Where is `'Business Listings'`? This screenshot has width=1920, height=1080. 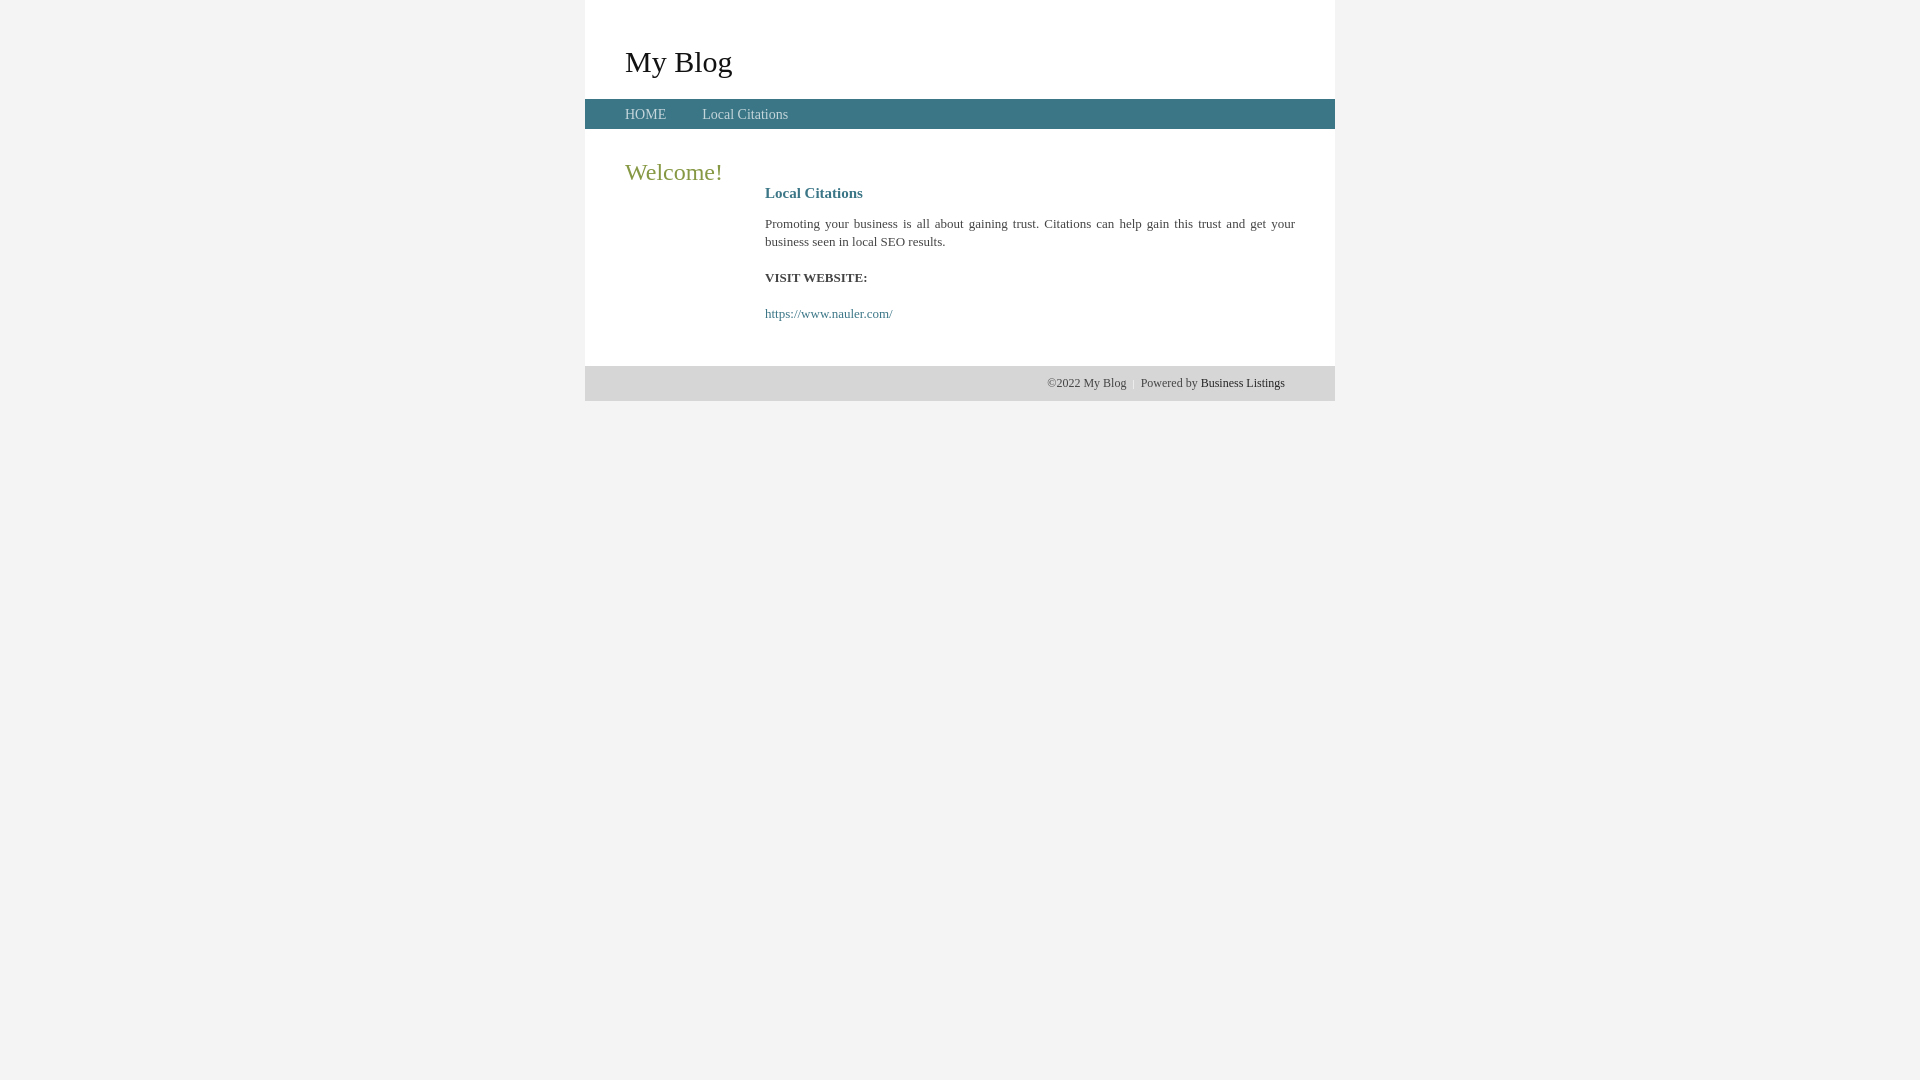
'Business Listings' is located at coordinates (1242, 382).